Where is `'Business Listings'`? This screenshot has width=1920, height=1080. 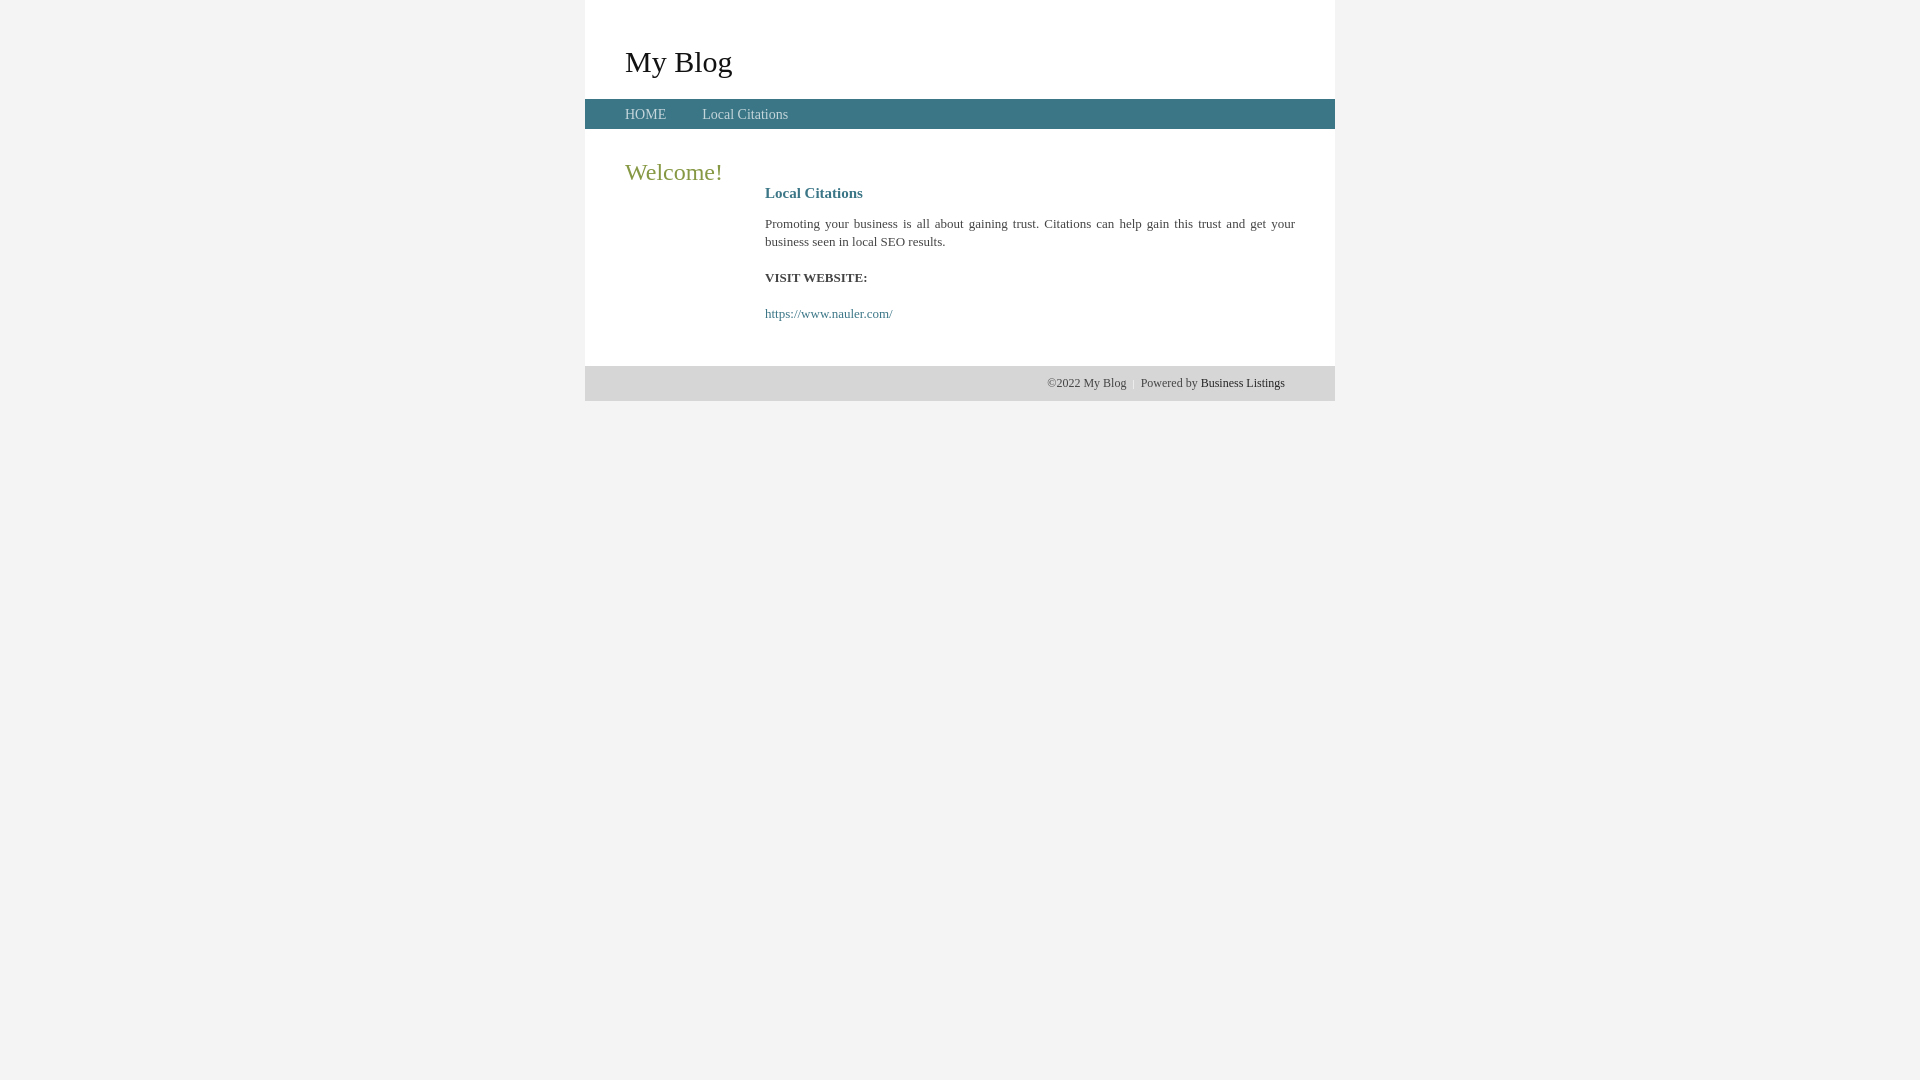
'Business Listings' is located at coordinates (1242, 382).